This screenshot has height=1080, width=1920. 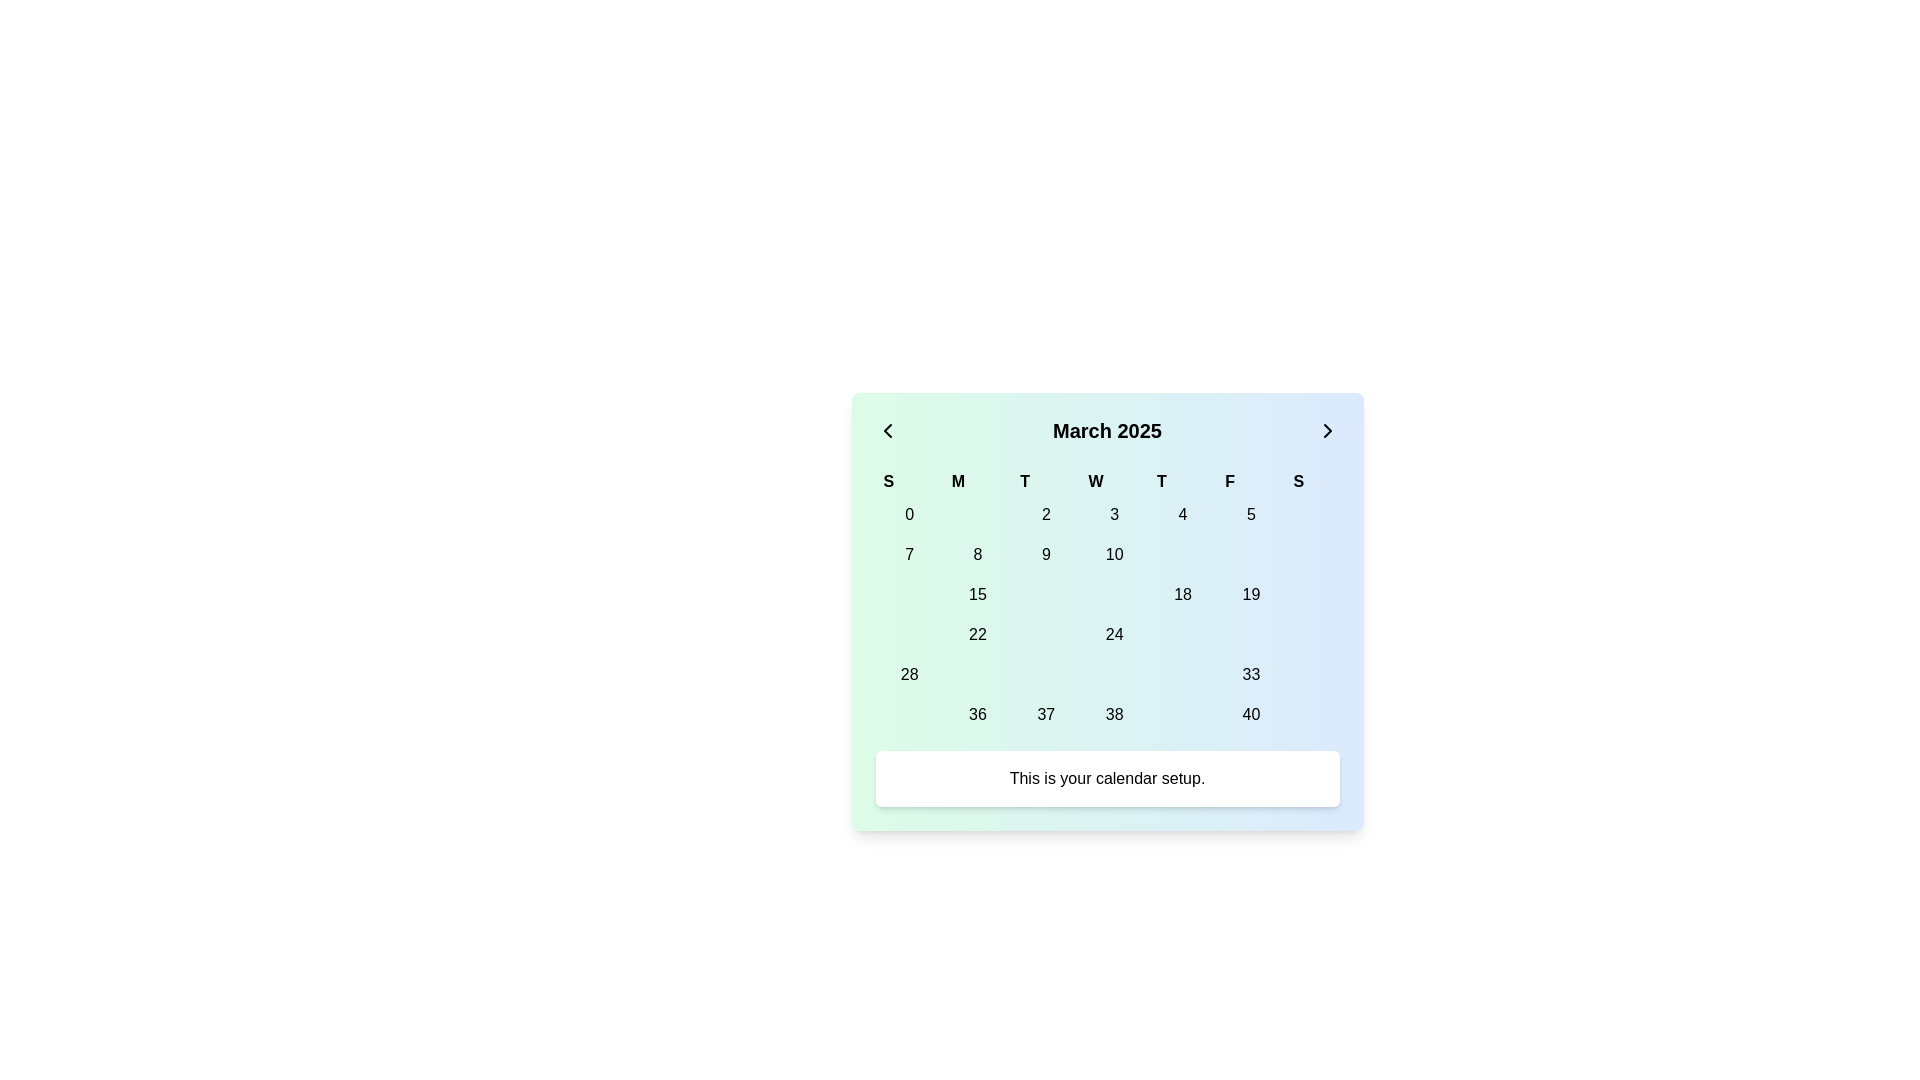 What do you see at coordinates (1106, 778) in the screenshot?
I see `description from the informational text box located at the bottom of the calendar setup, directly below the calendar grid` at bounding box center [1106, 778].